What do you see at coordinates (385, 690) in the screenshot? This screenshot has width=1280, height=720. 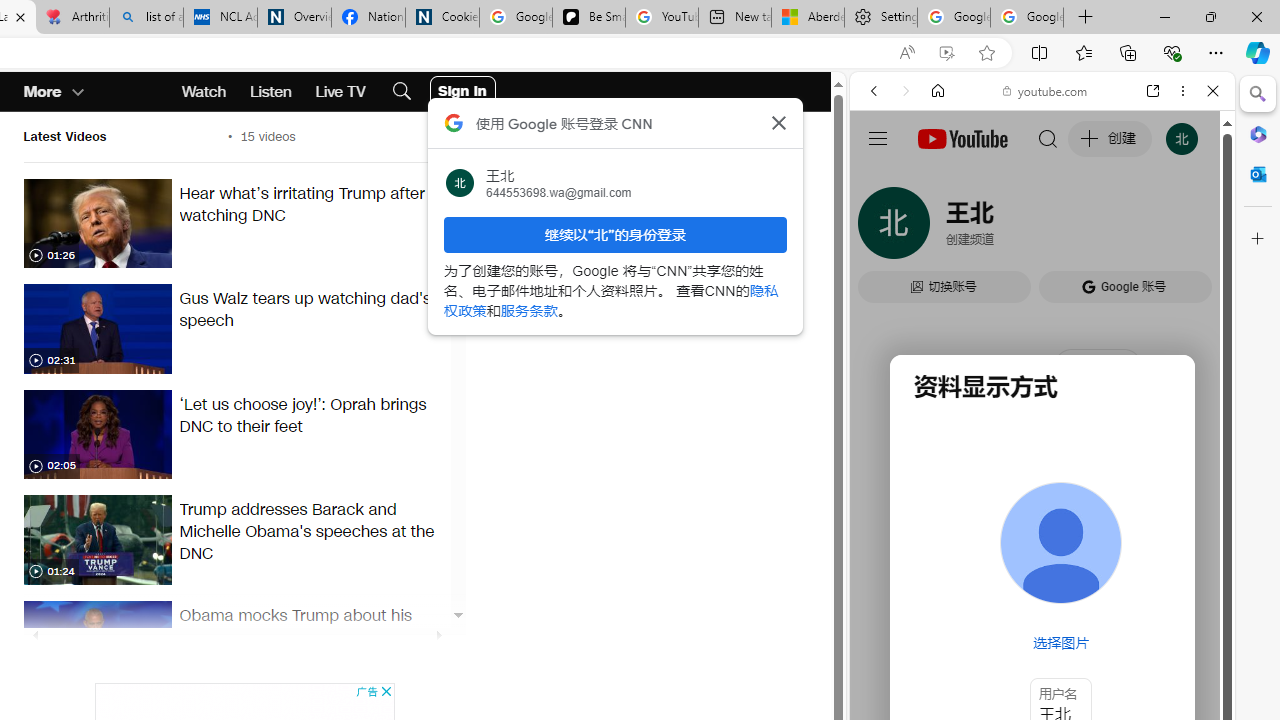 I see `'AutomationID: cbb'` at bounding box center [385, 690].